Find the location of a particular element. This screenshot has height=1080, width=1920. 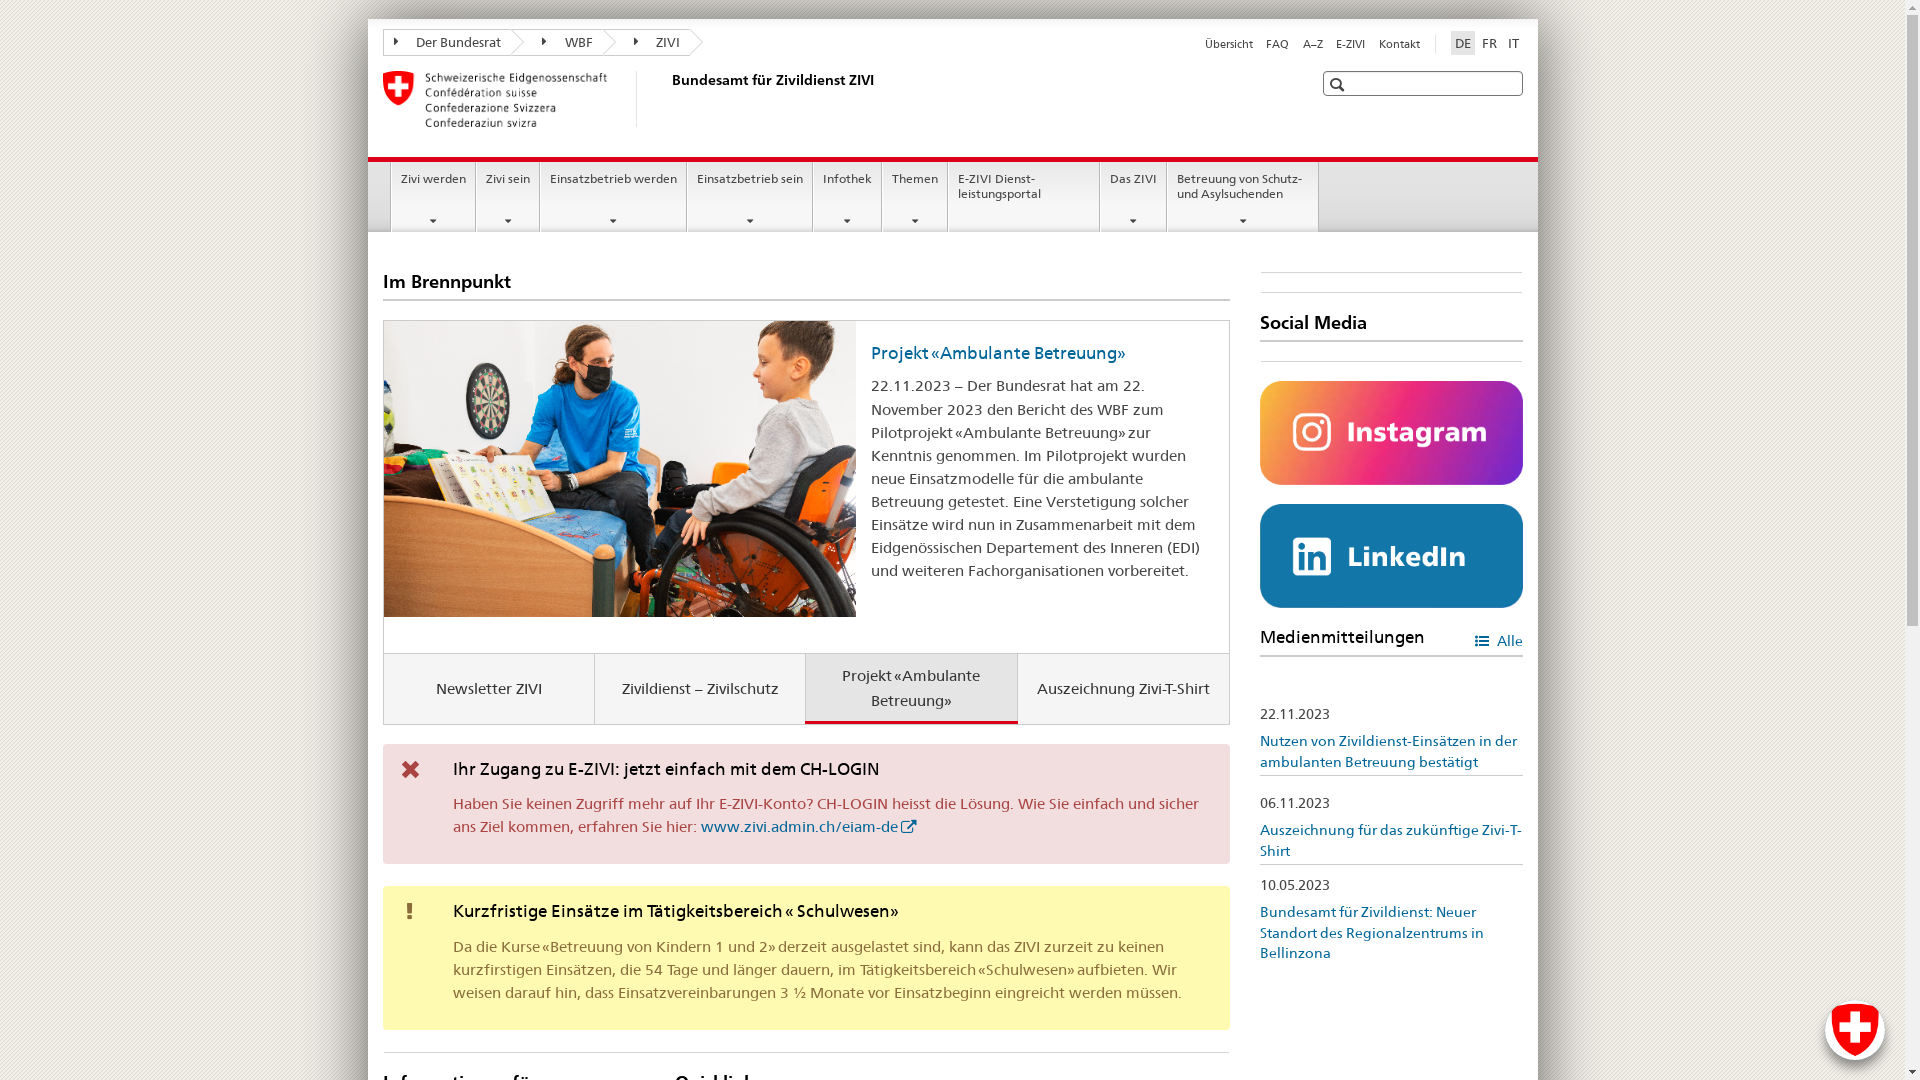

'E-ZIVI Dienst- leistungsportal' is located at coordinates (1023, 196).